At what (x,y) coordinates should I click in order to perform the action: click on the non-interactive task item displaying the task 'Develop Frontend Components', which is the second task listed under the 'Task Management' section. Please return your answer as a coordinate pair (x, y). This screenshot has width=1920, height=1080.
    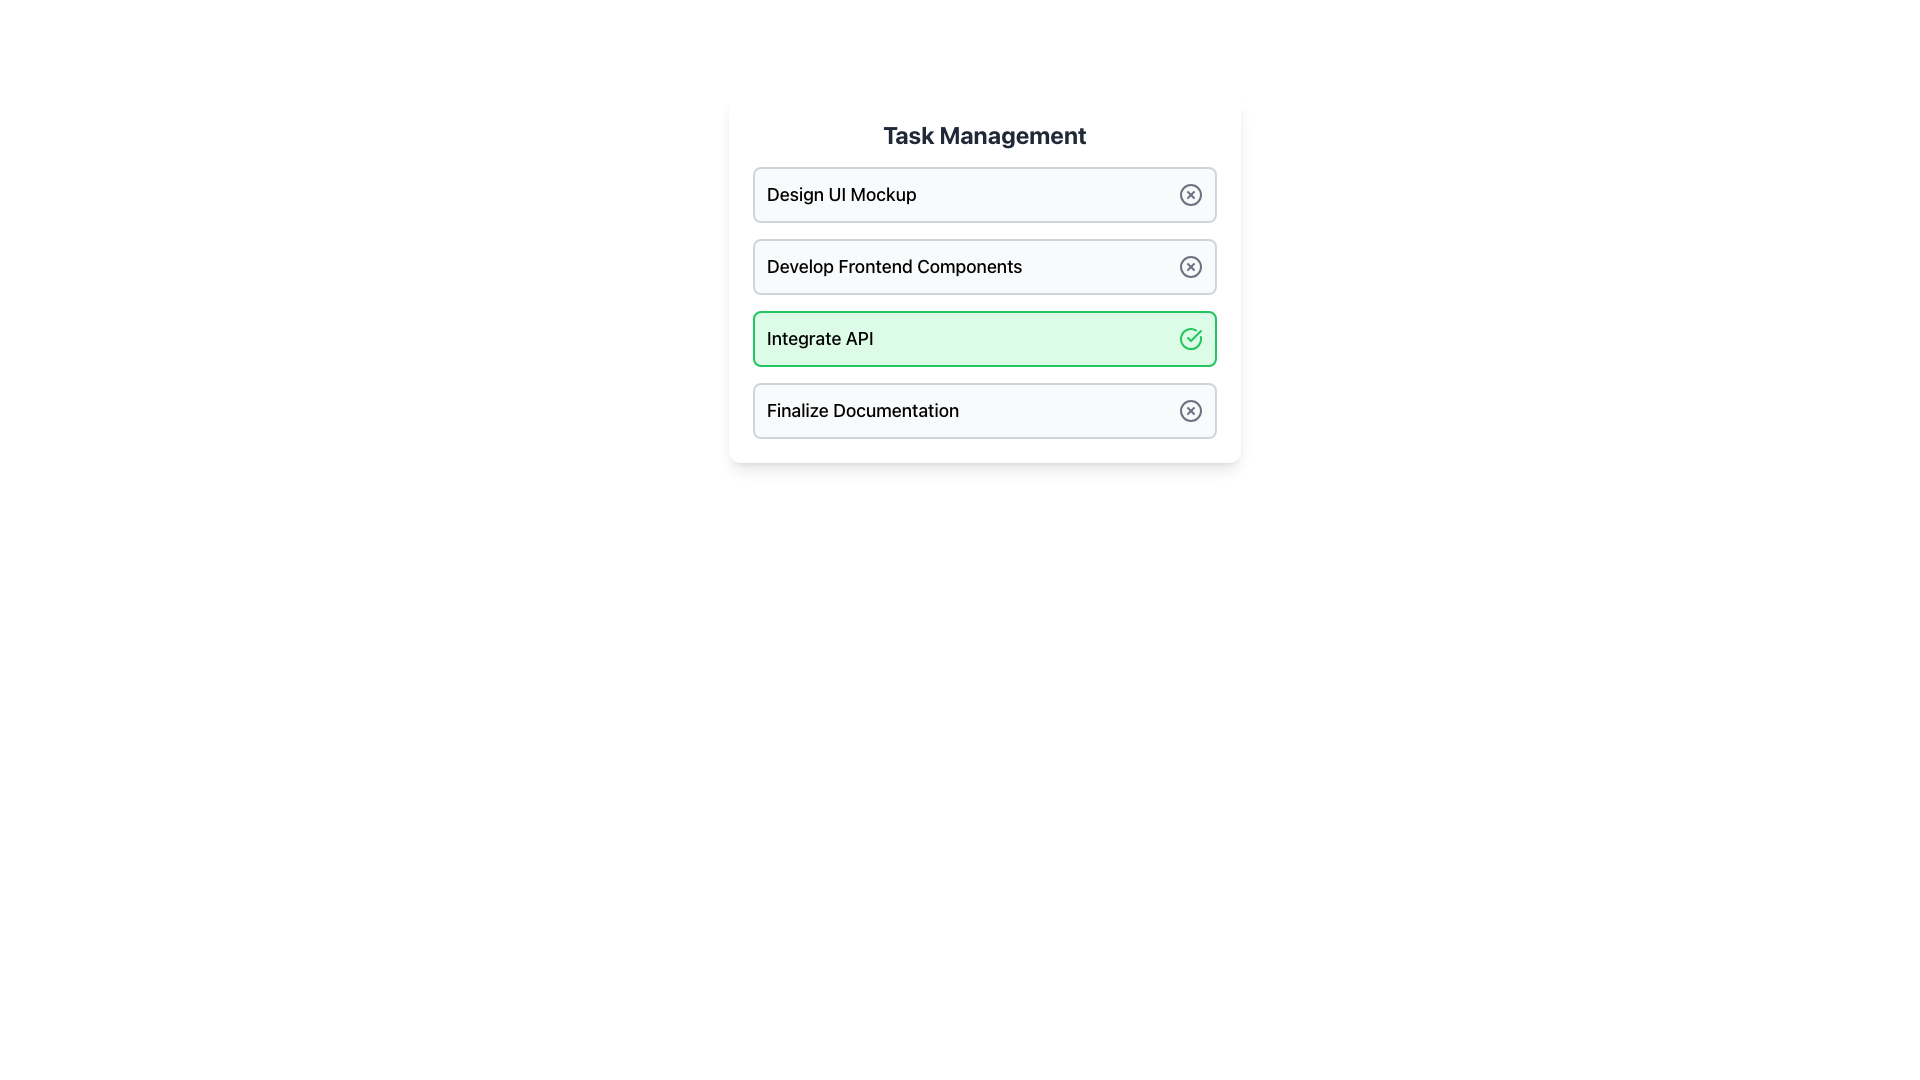
    Looking at the image, I should click on (984, 278).